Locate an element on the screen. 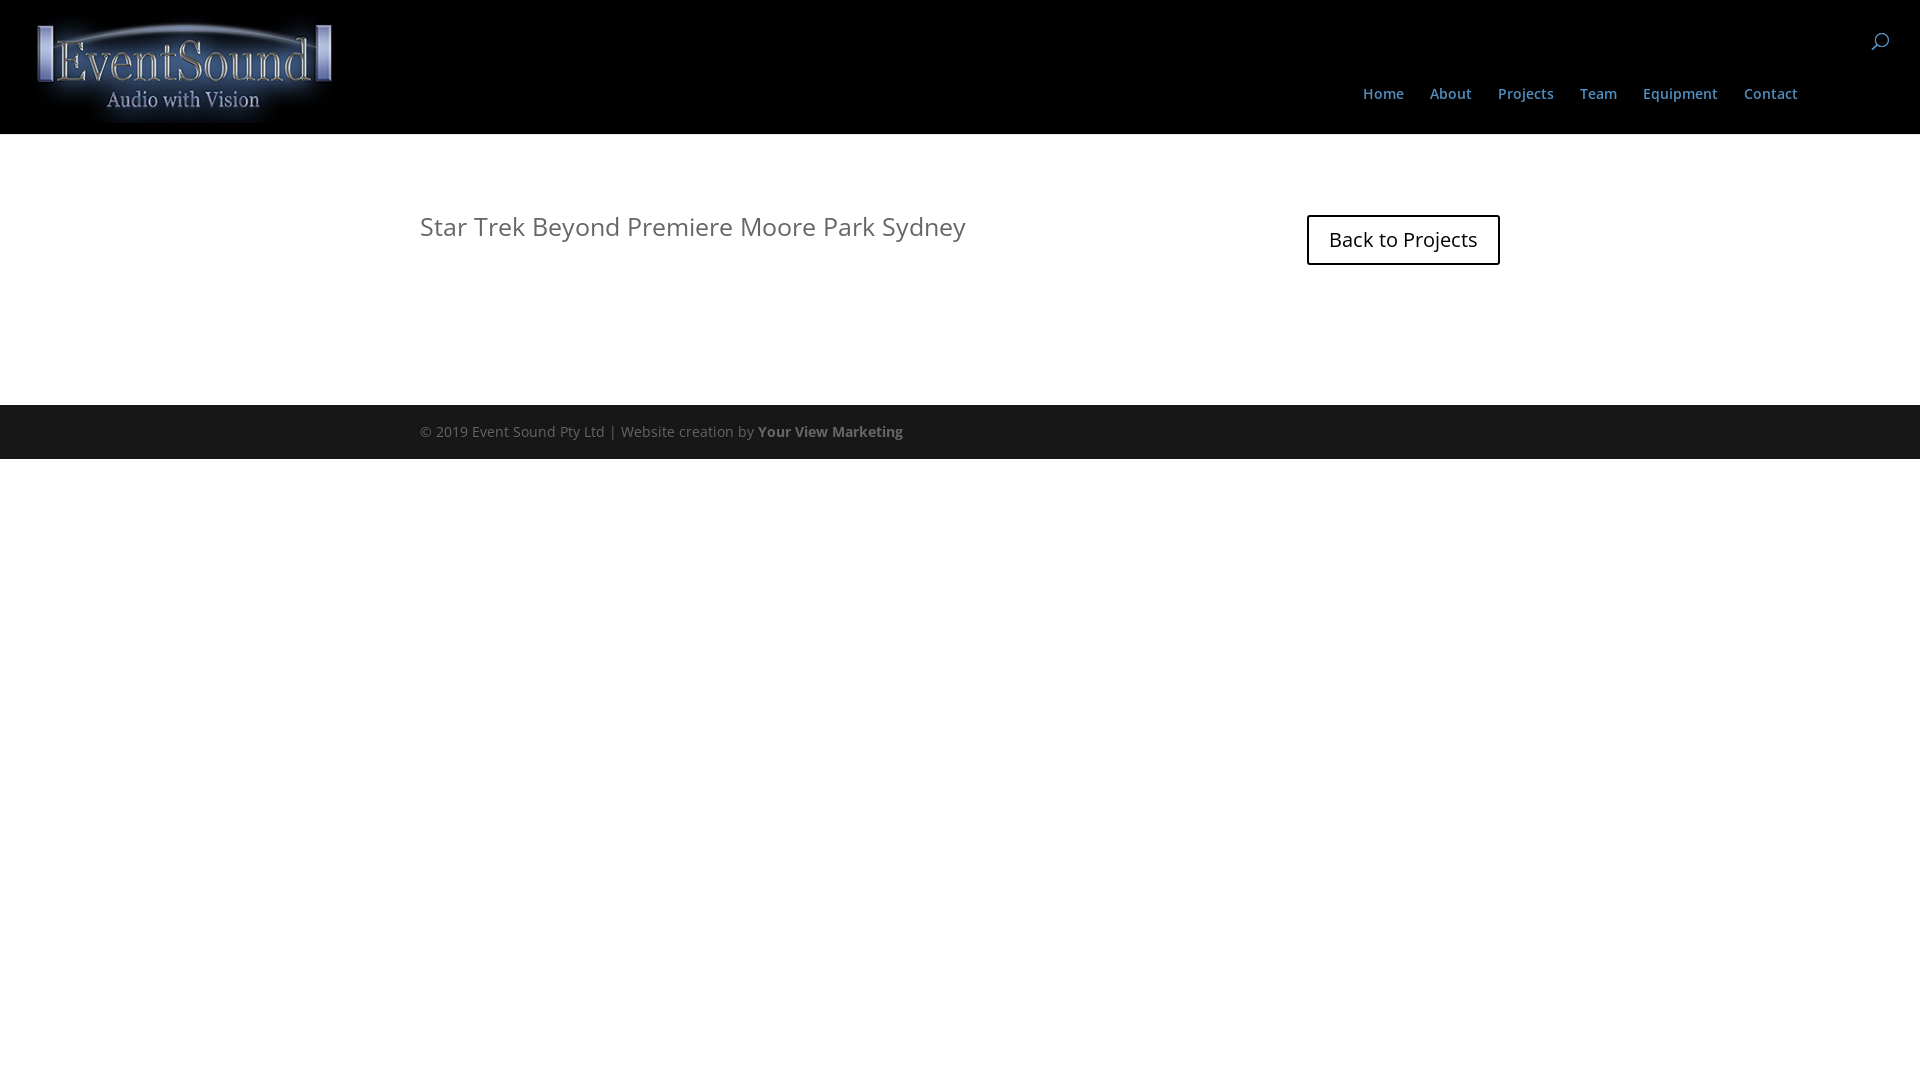 The height and width of the screenshot is (1080, 1920). 'Team' is located at coordinates (1597, 110).